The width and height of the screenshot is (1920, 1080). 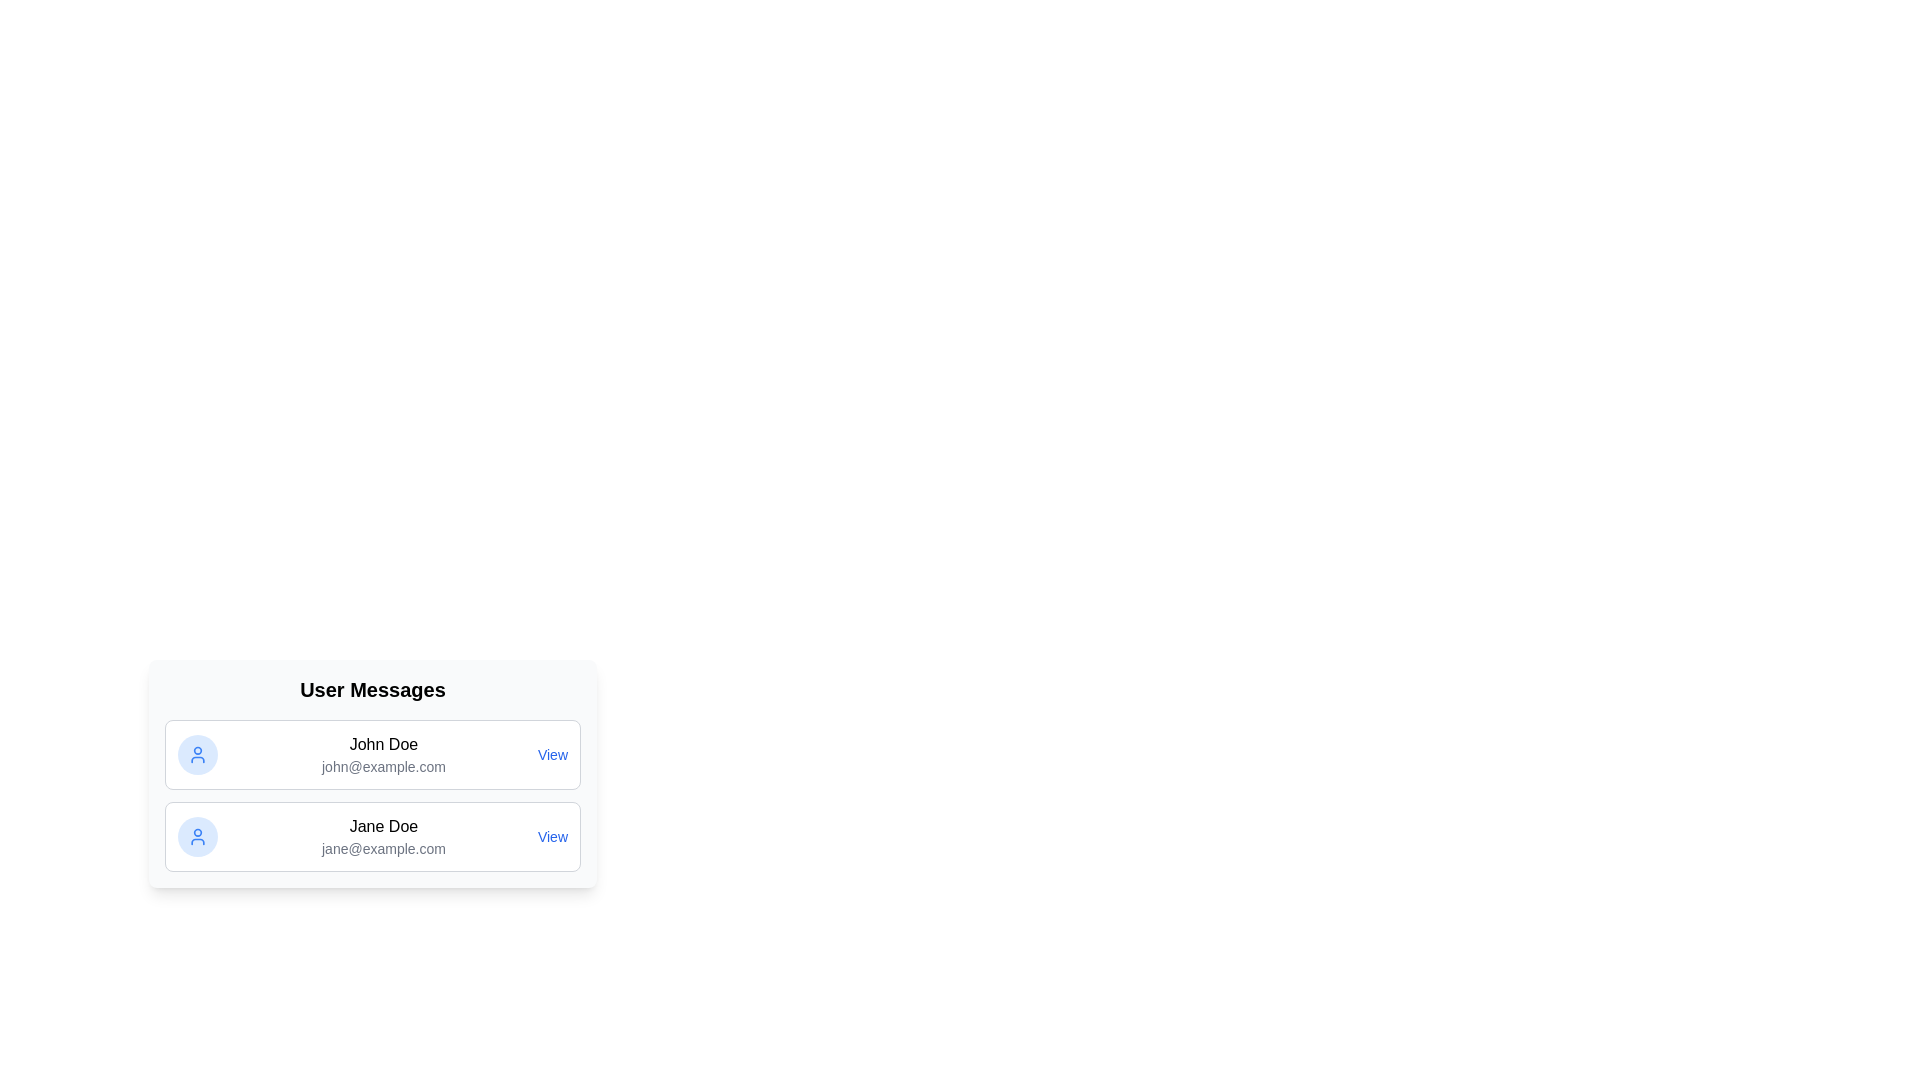 What do you see at coordinates (197, 755) in the screenshot?
I see `the user icon for John Doe` at bounding box center [197, 755].